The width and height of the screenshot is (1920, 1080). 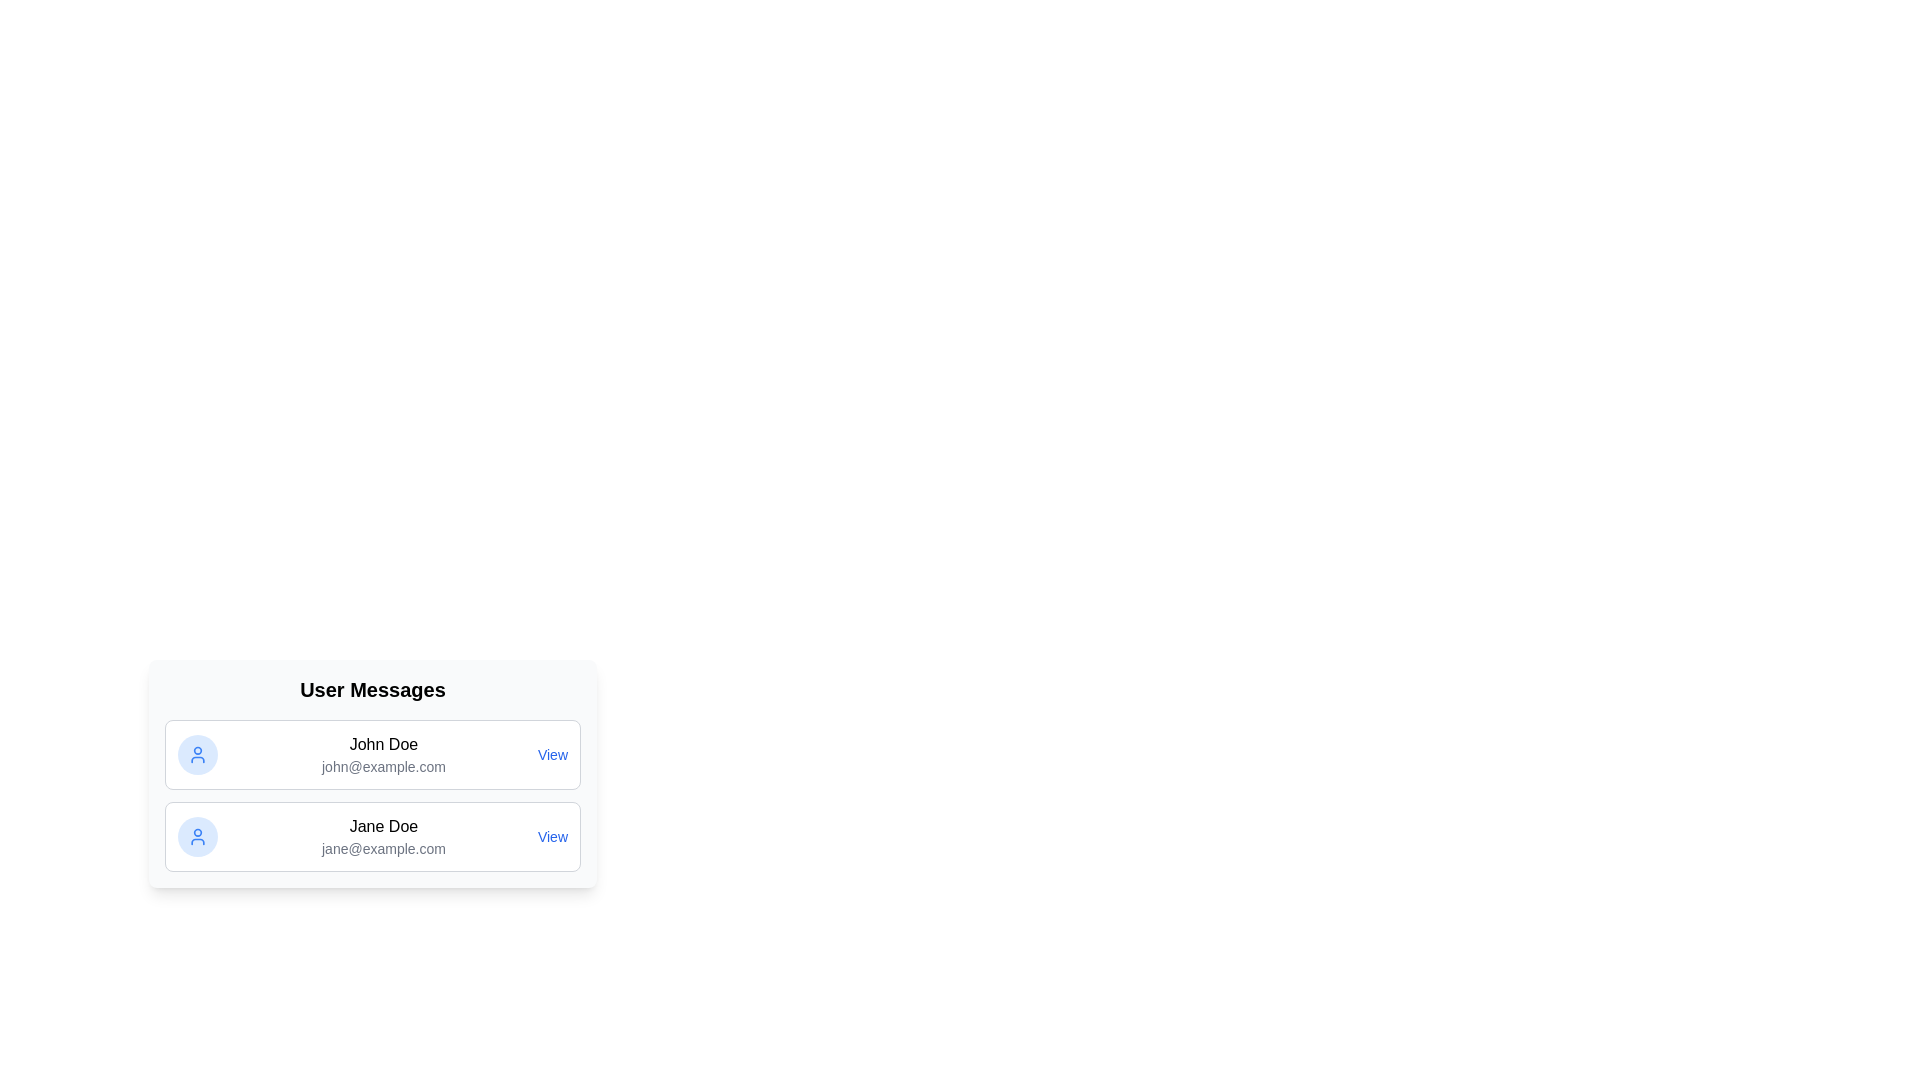 What do you see at coordinates (197, 755) in the screenshot?
I see `the user icon for John Doe` at bounding box center [197, 755].